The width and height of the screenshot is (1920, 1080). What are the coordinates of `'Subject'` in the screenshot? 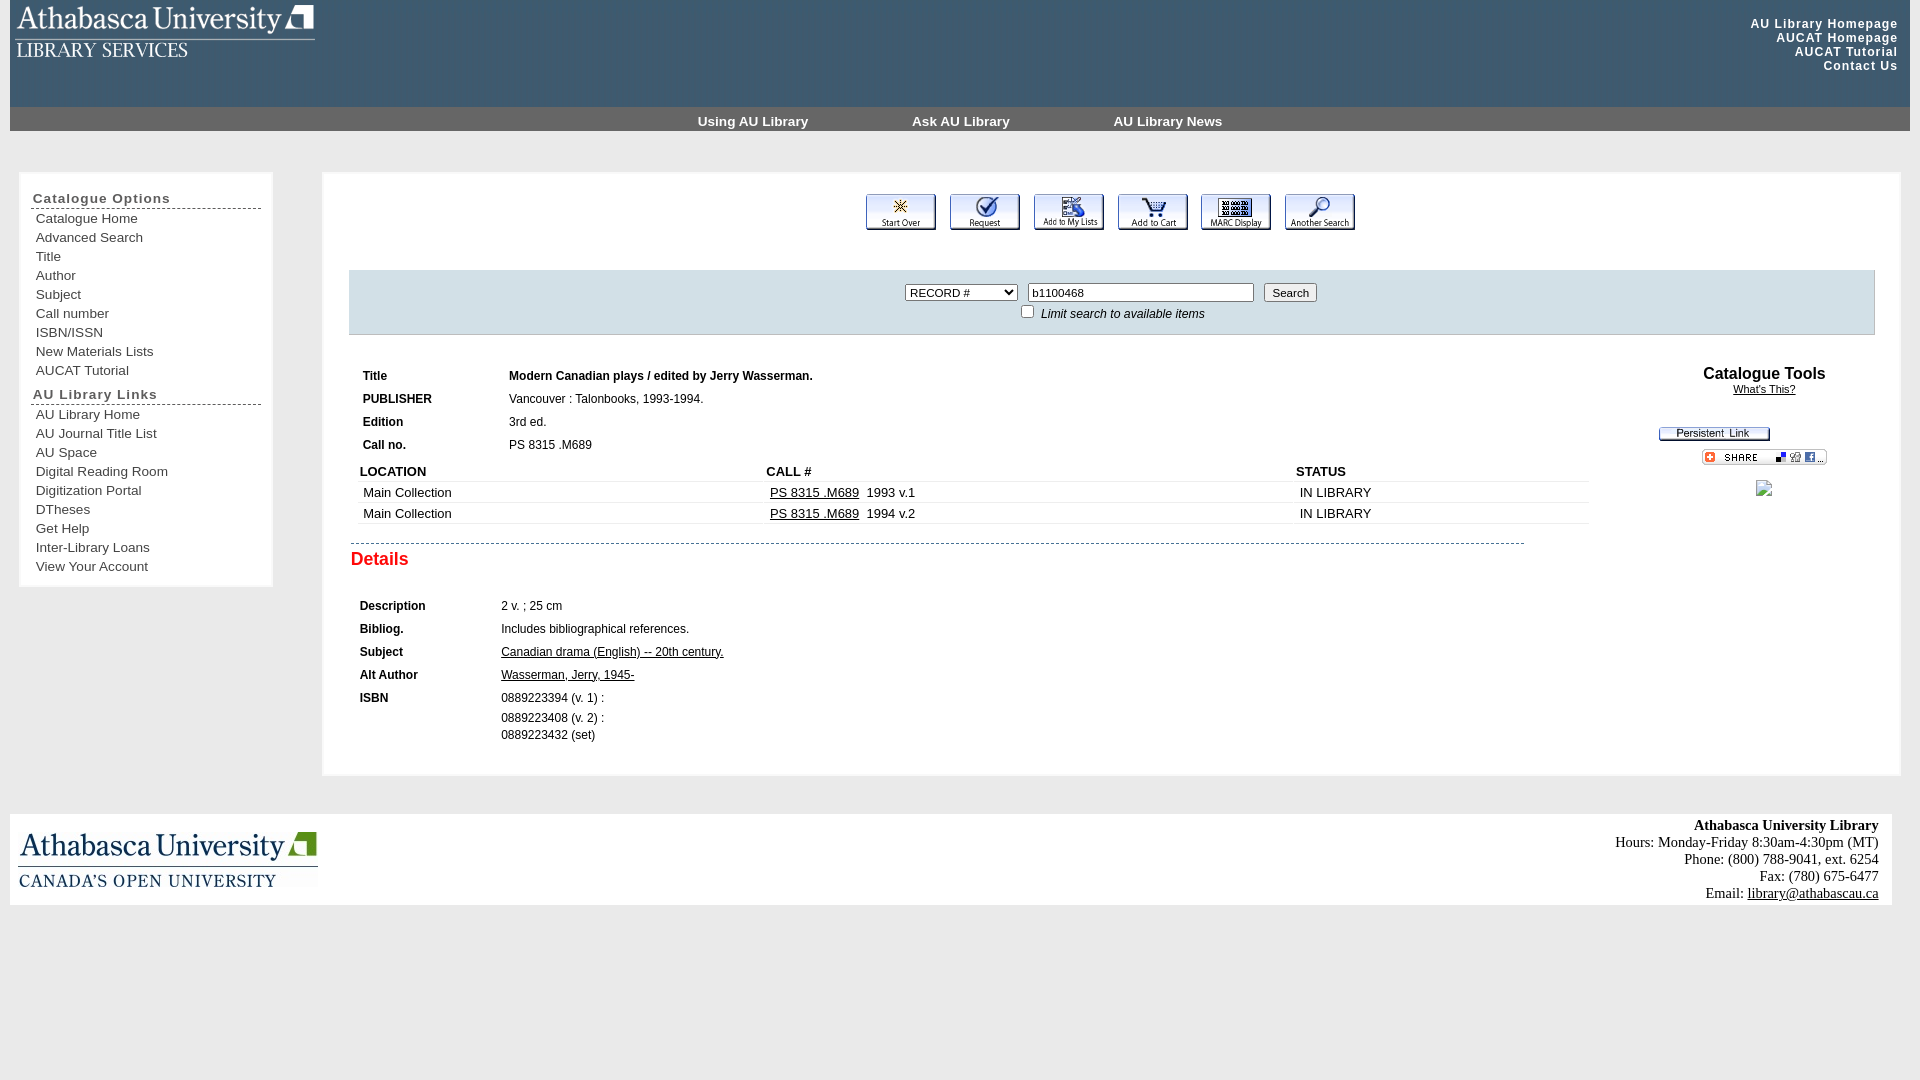 It's located at (146, 294).